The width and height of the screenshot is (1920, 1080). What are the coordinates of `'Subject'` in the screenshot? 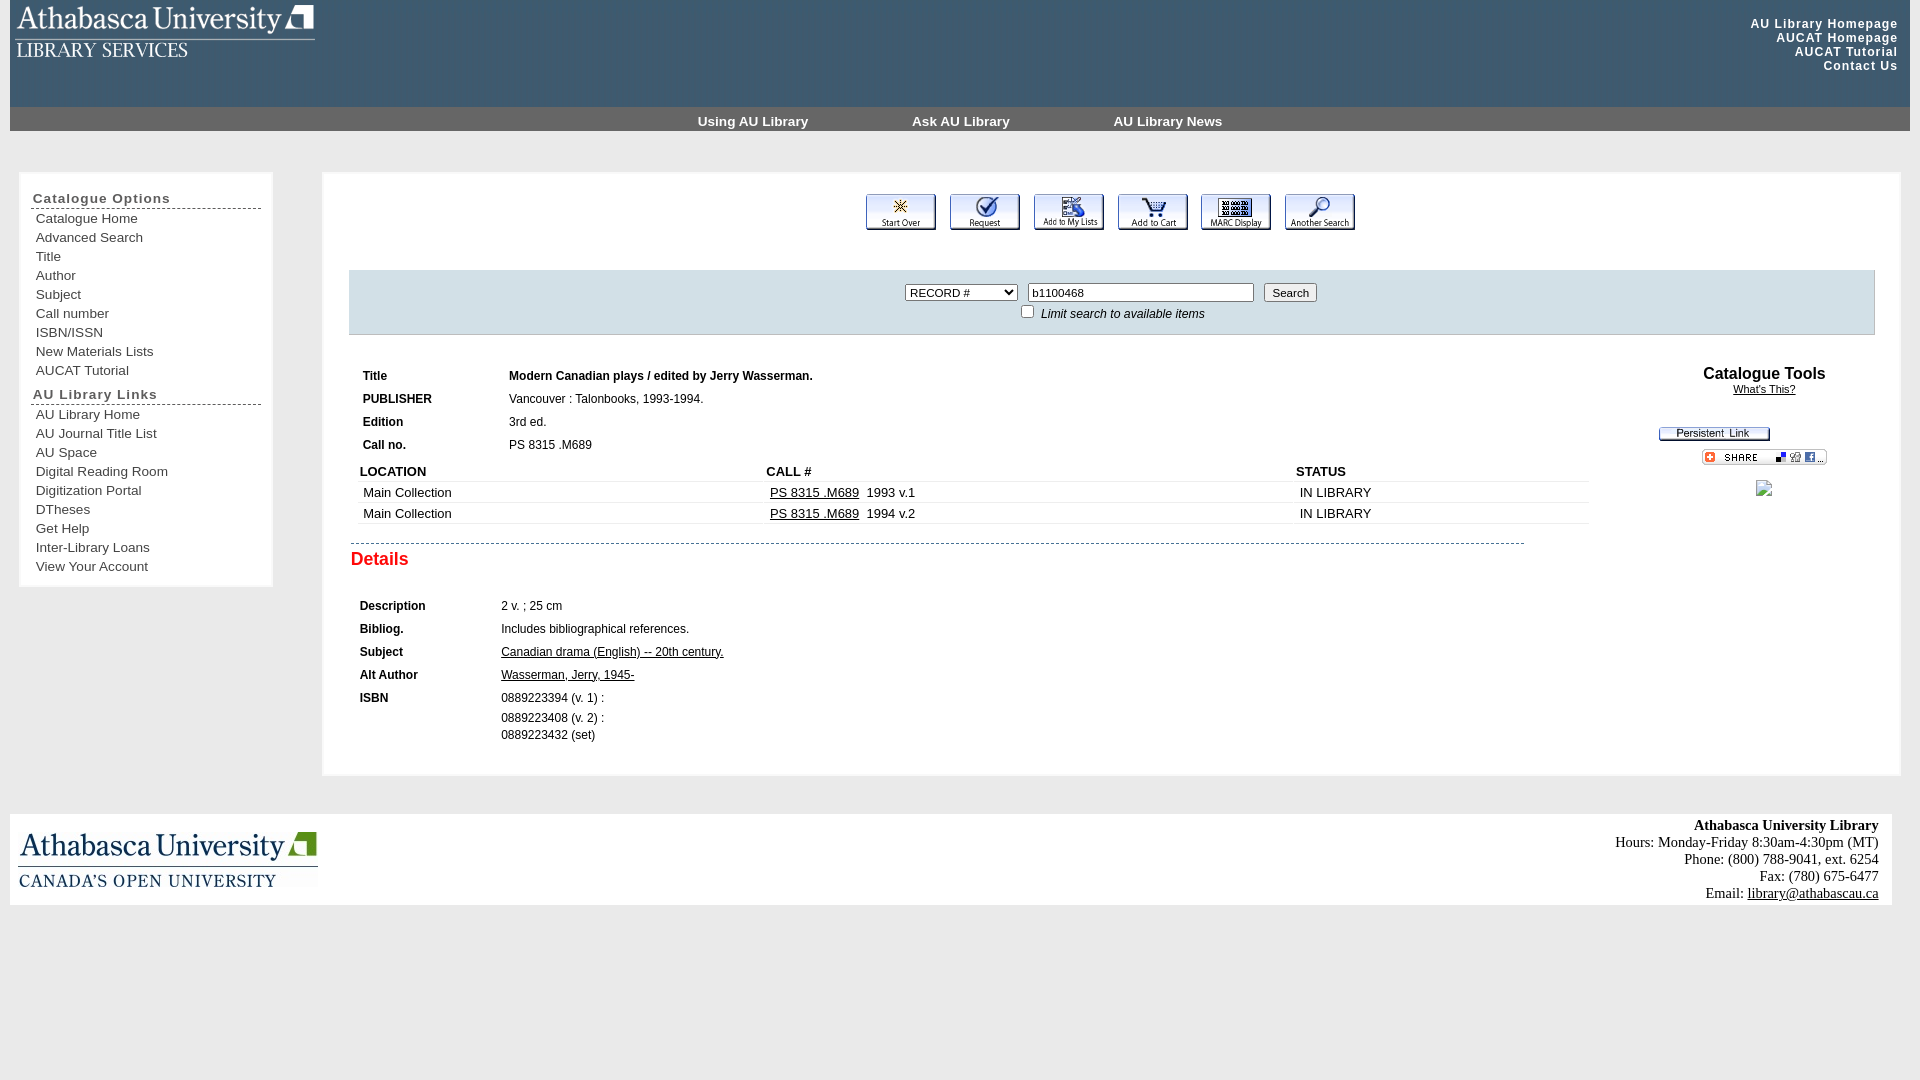 It's located at (146, 294).